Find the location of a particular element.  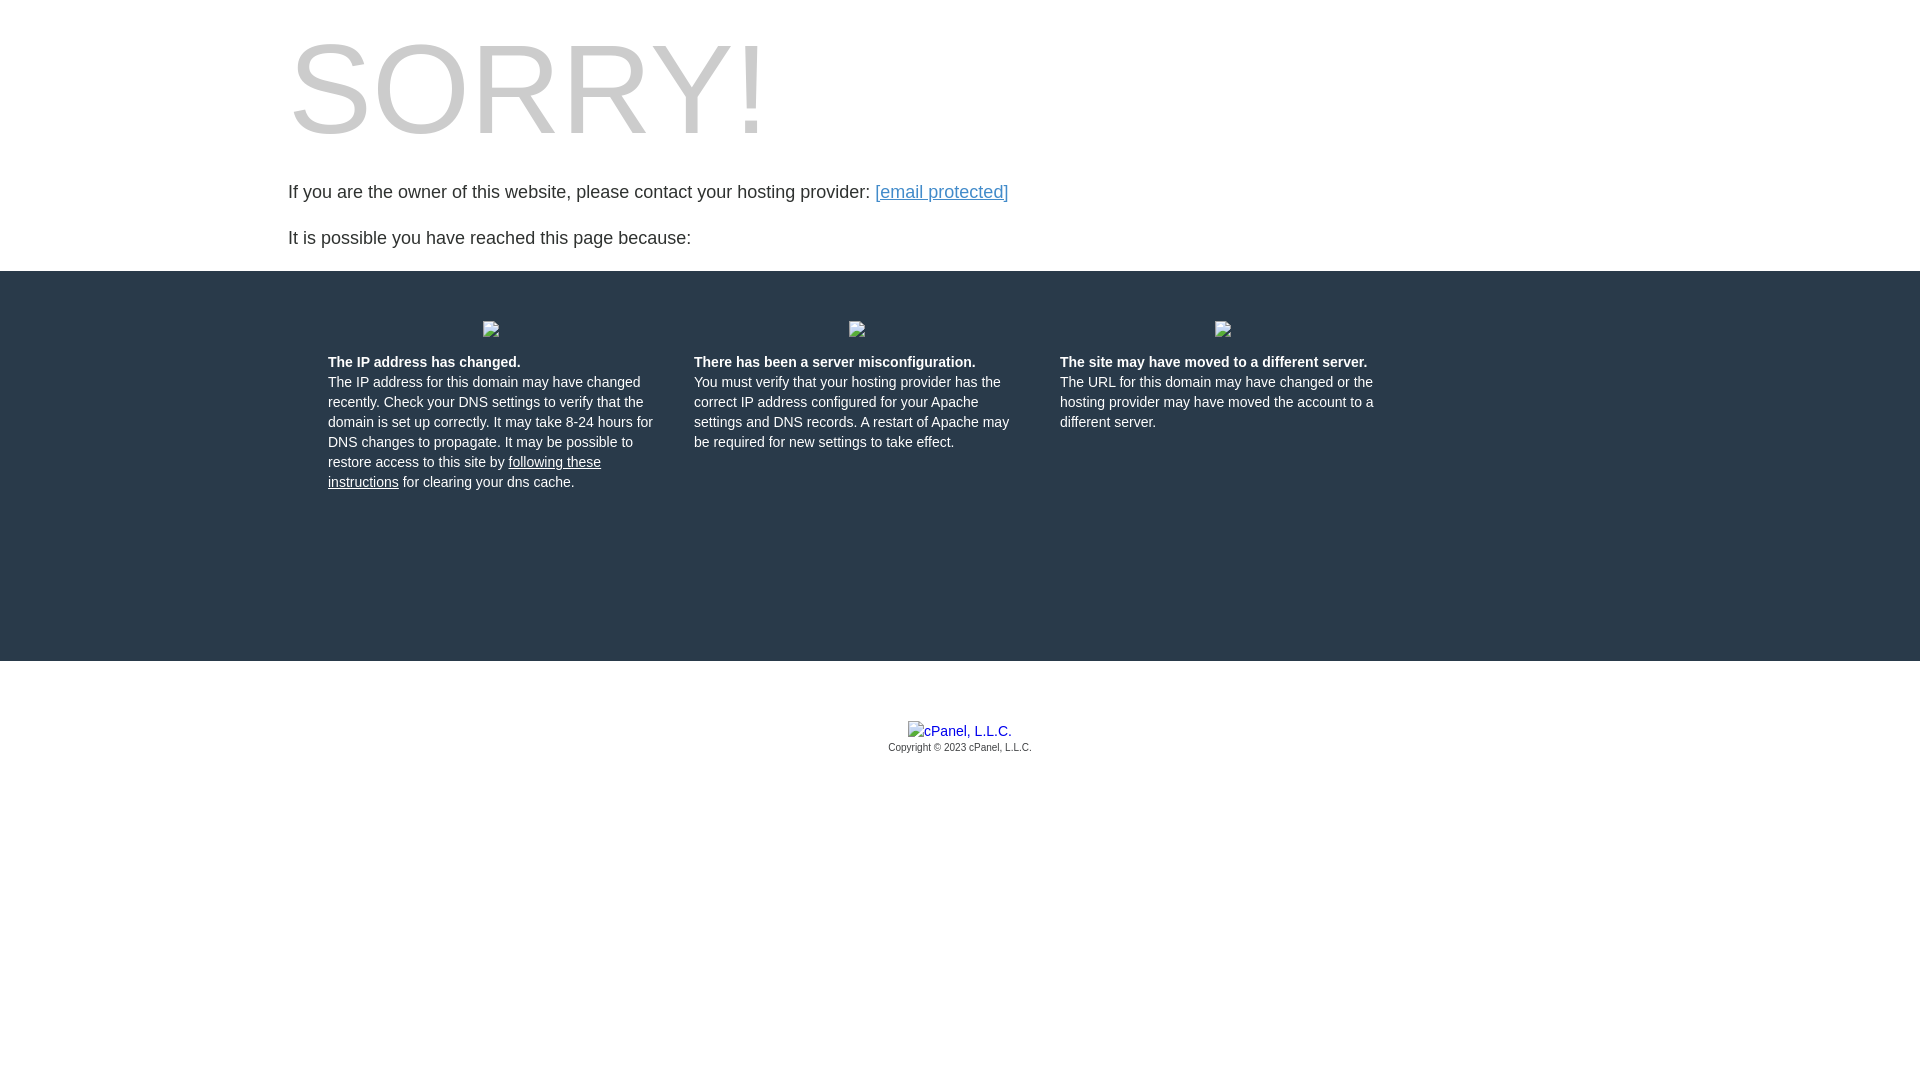

'[email protected]' is located at coordinates (940, 192).